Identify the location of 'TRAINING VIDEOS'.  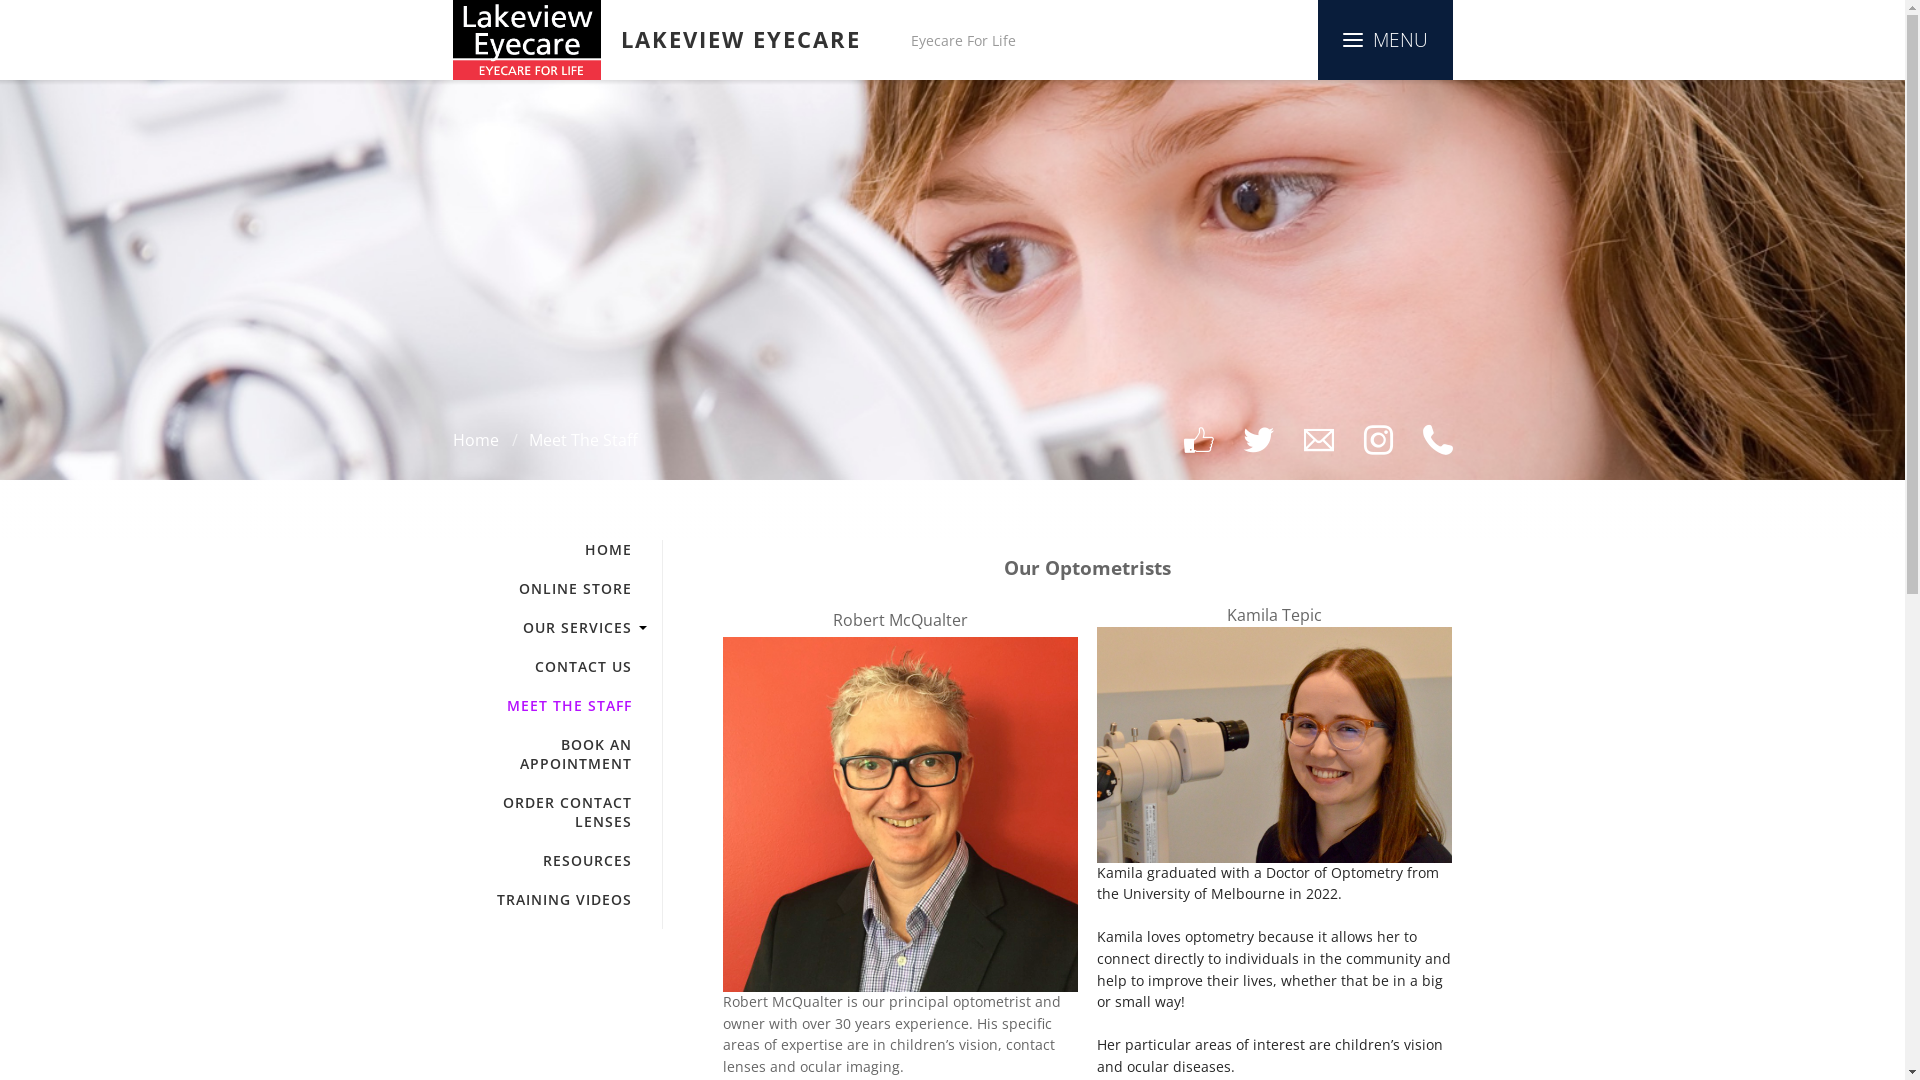
(541, 898).